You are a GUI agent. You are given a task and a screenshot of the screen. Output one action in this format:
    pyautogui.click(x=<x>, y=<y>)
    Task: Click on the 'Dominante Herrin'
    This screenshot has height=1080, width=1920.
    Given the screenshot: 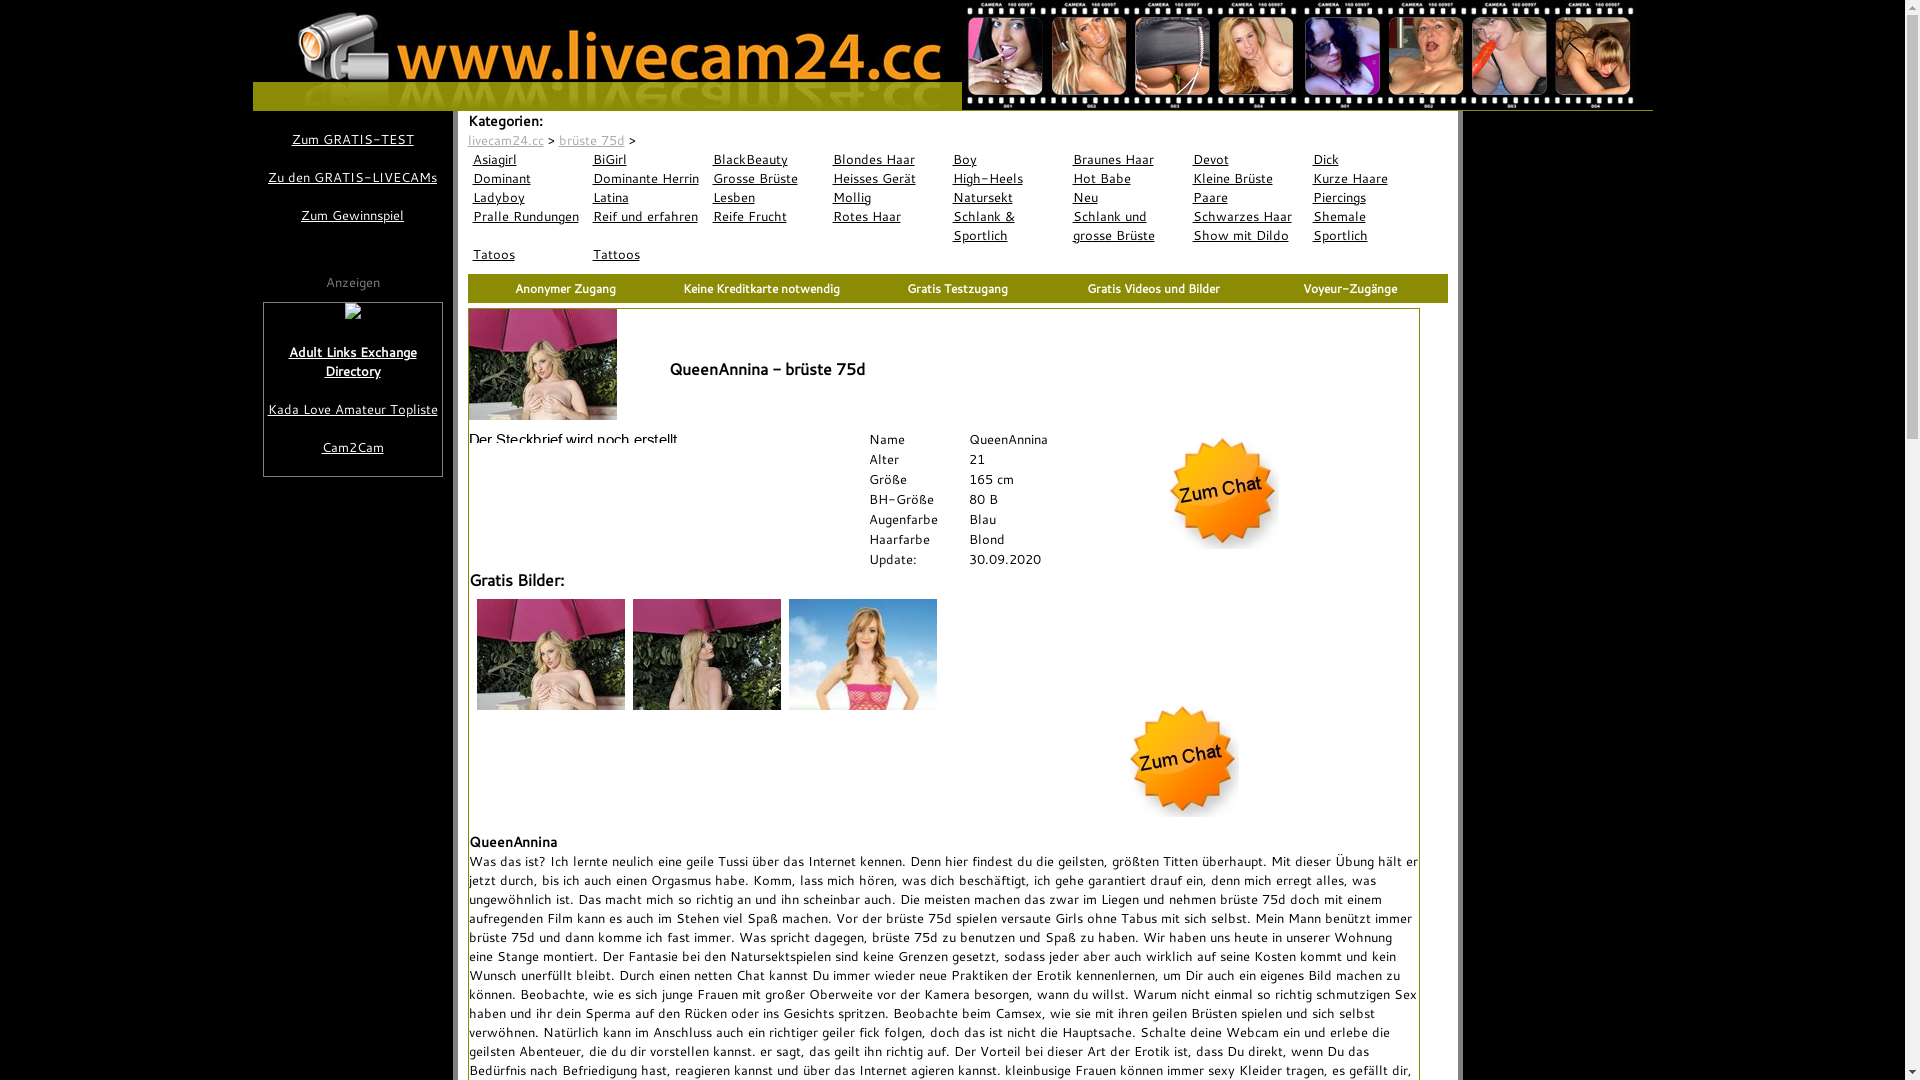 What is the action you would take?
    pyautogui.click(x=587, y=177)
    